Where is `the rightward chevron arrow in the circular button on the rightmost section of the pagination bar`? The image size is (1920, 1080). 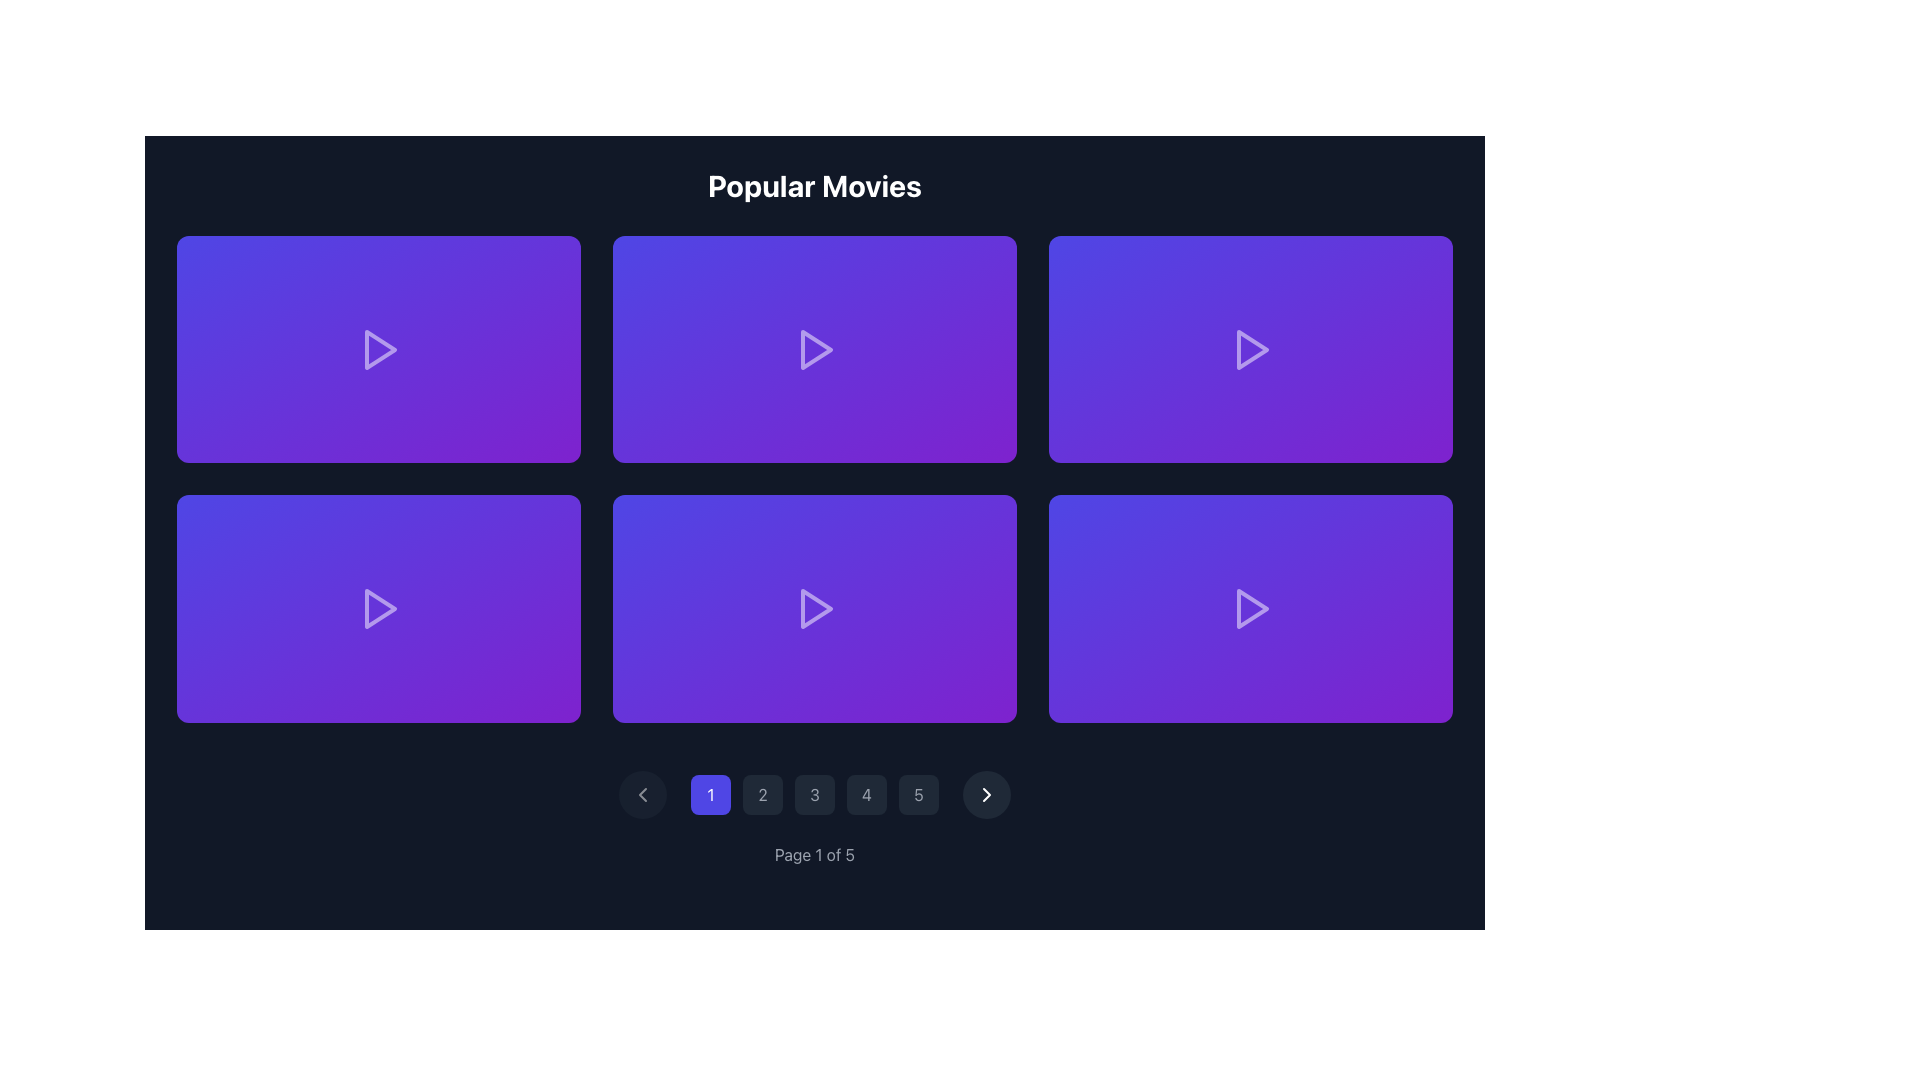 the rightward chevron arrow in the circular button on the rightmost section of the pagination bar is located at coordinates (987, 793).